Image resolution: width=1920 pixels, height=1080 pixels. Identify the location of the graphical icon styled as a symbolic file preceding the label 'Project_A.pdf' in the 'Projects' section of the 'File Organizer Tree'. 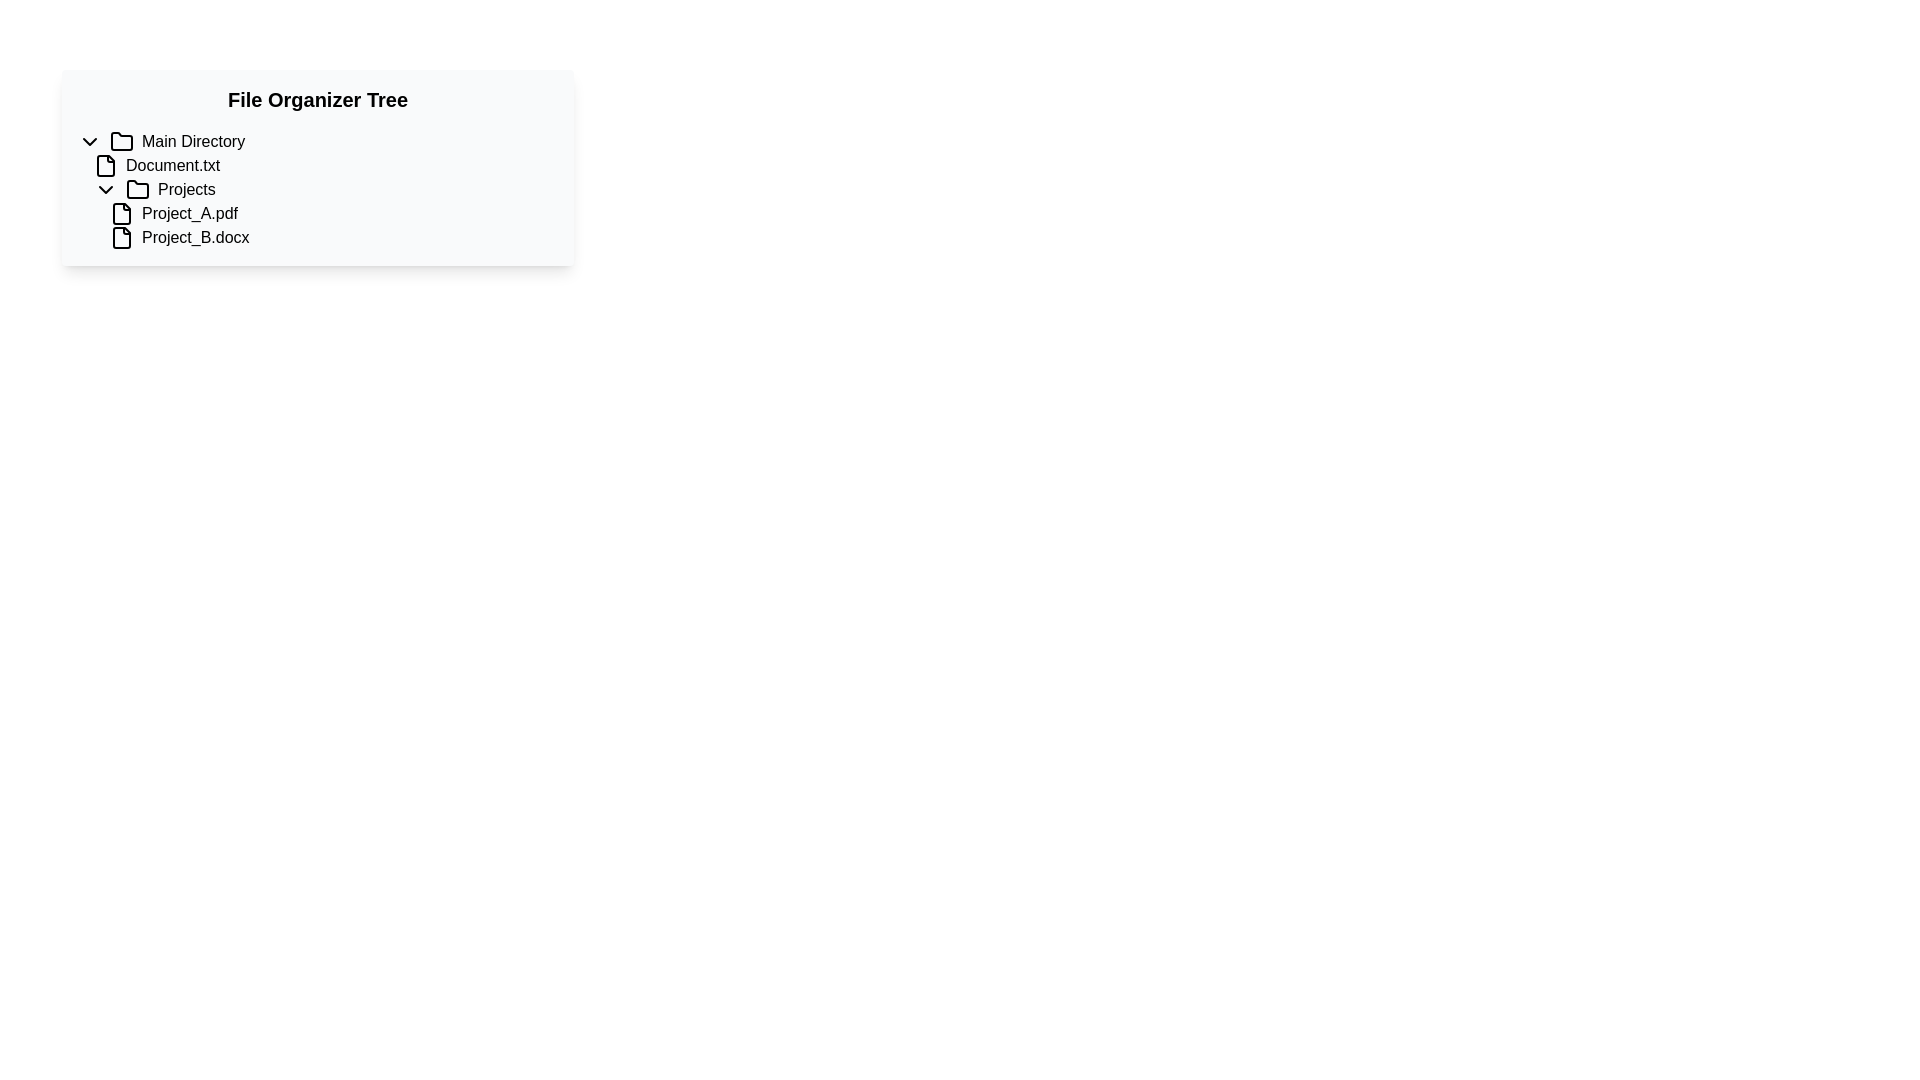
(120, 213).